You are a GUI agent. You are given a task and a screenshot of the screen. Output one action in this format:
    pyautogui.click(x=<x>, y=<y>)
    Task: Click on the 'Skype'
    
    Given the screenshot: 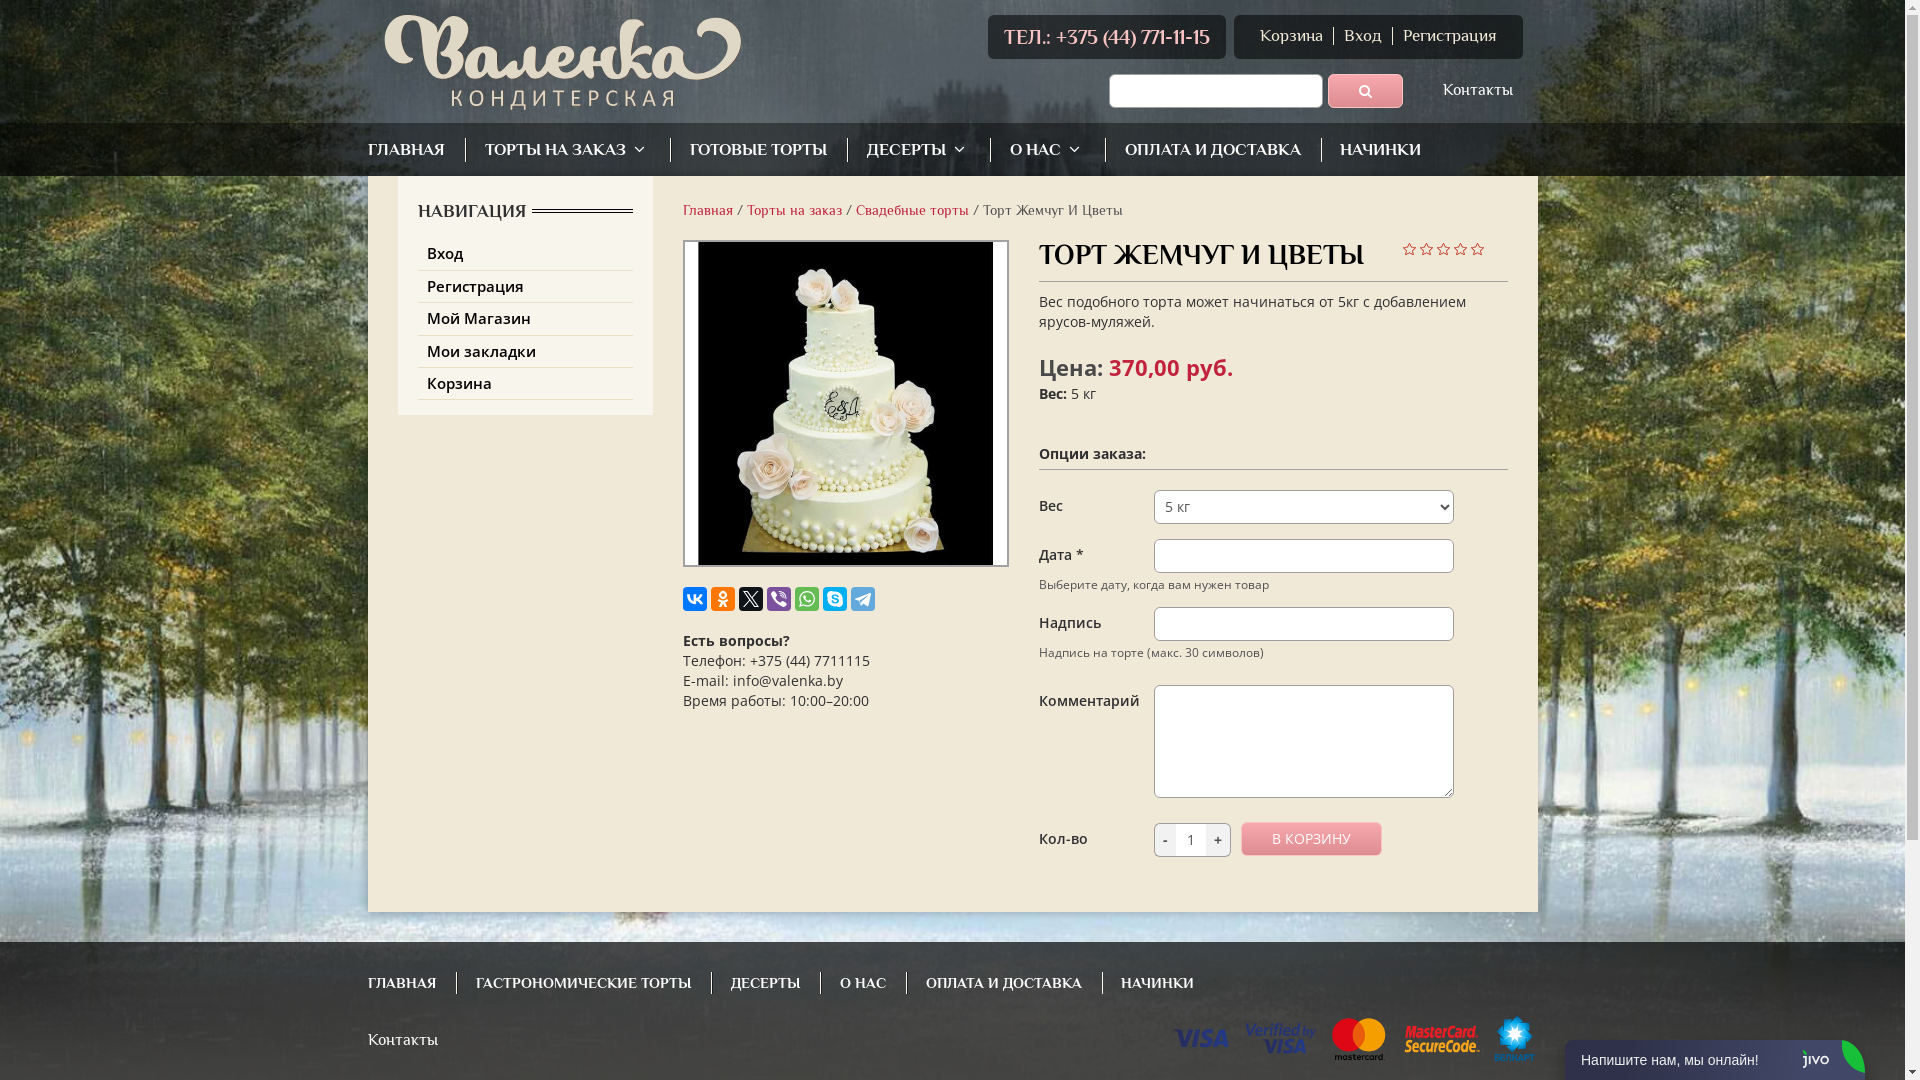 What is the action you would take?
    pyautogui.click(x=821, y=597)
    